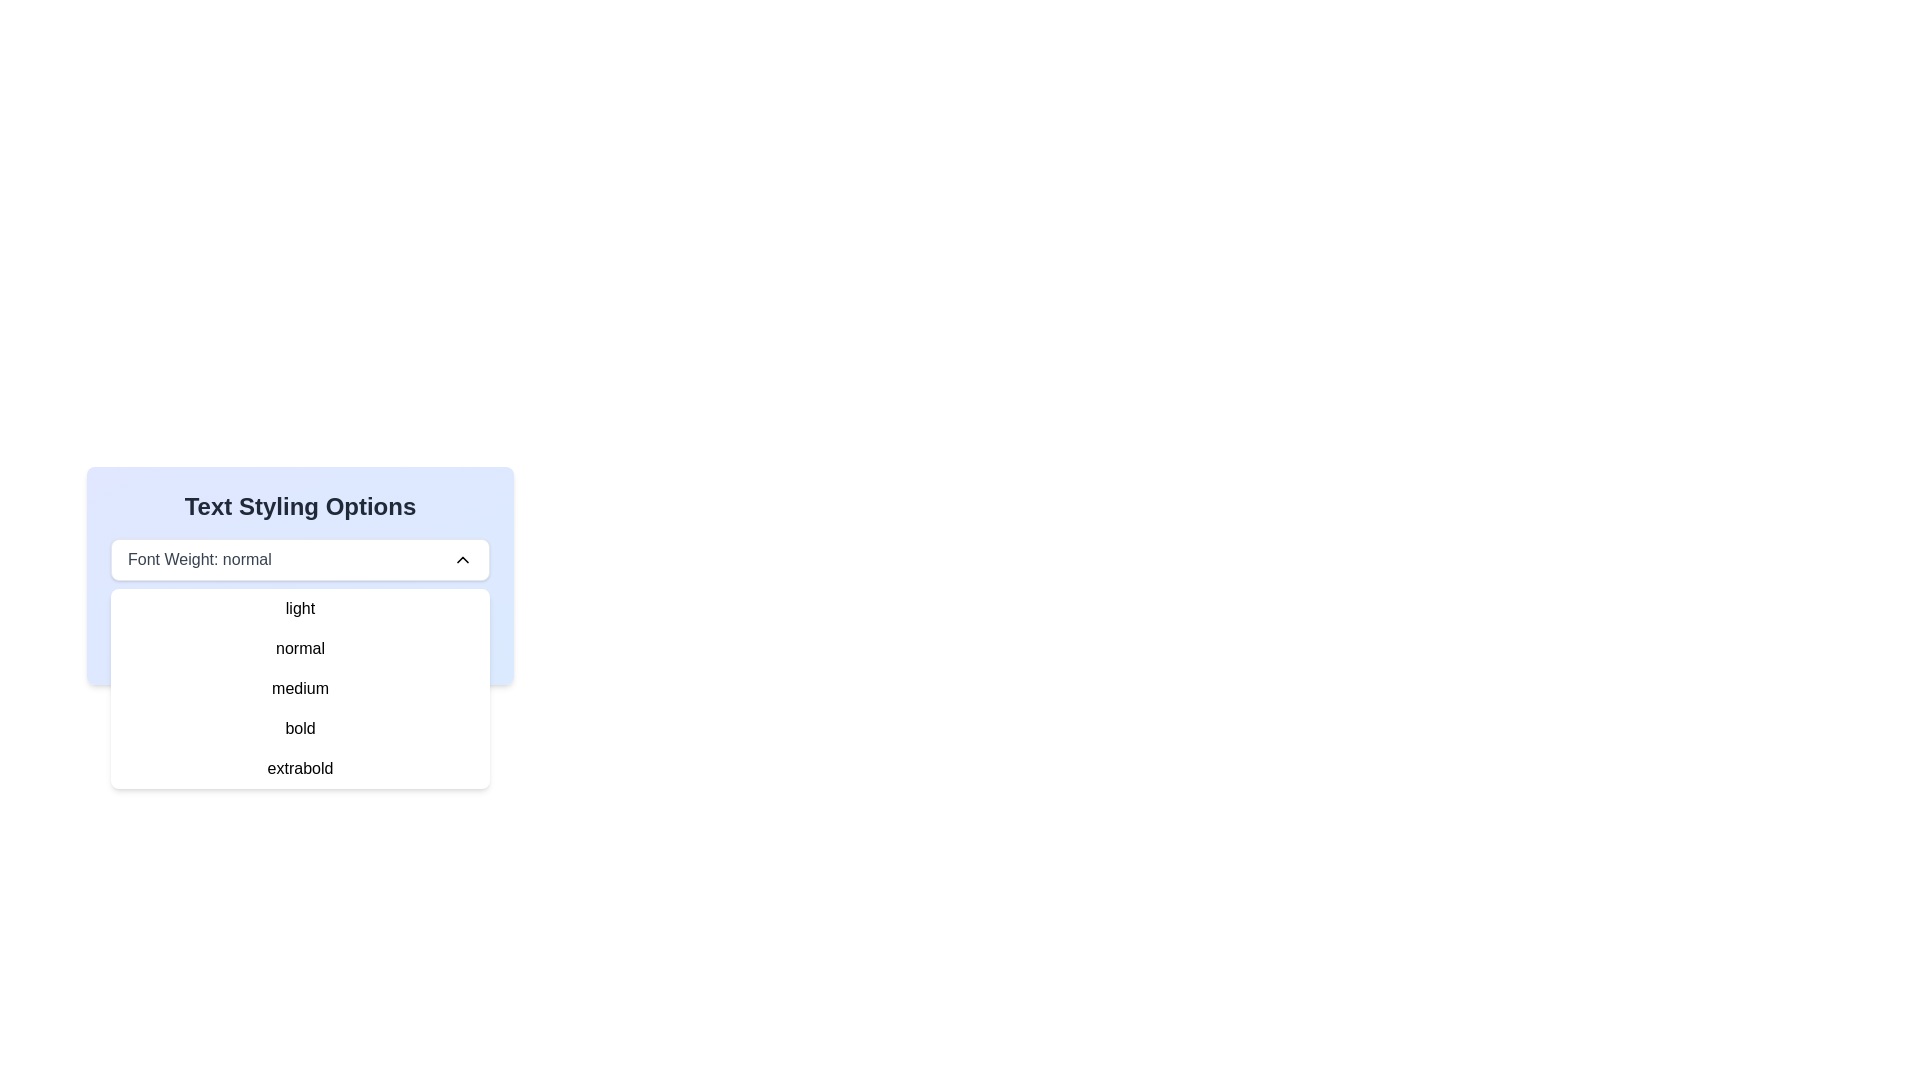 This screenshot has width=1920, height=1080. Describe the element at coordinates (299, 608) in the screenshot. I see `the 'light' option from the dropdown list` at that location.